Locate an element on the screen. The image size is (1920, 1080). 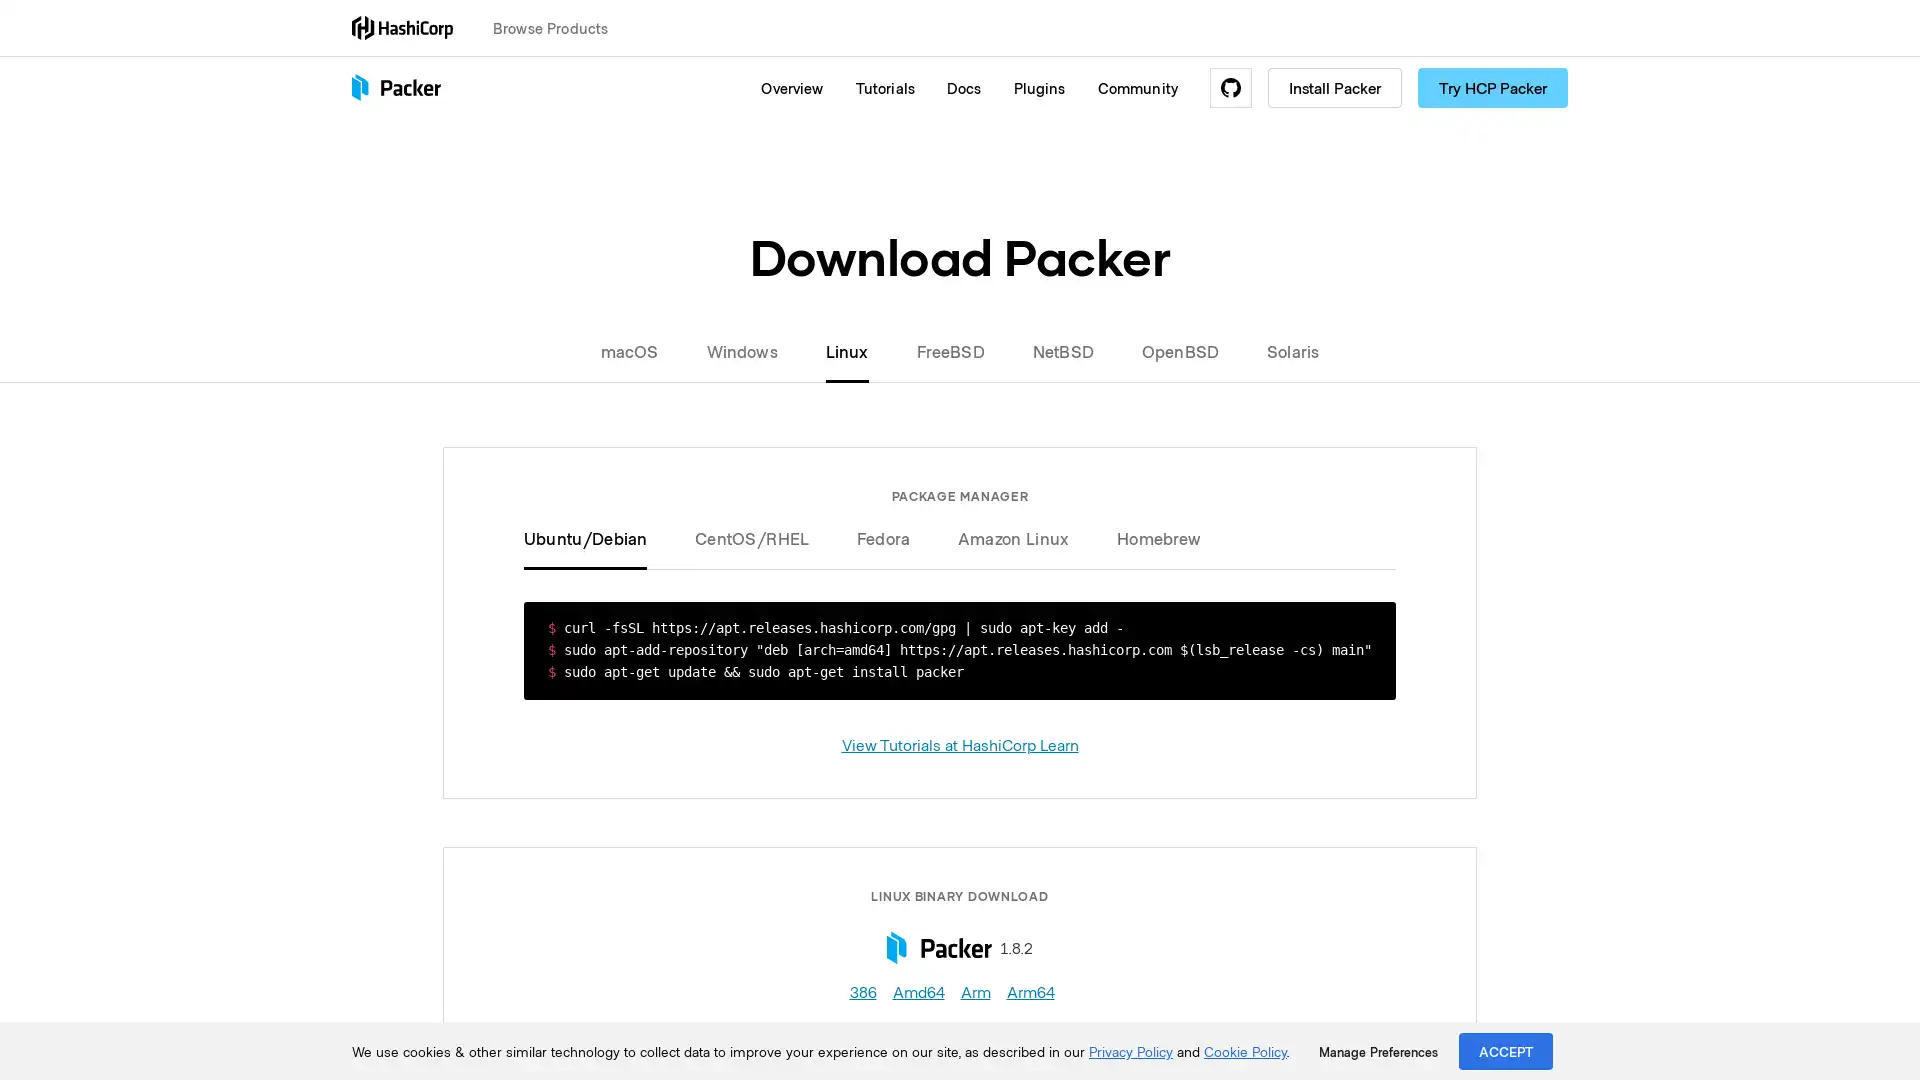
Ubuntu/Debian is located at coordinates (596, 536).